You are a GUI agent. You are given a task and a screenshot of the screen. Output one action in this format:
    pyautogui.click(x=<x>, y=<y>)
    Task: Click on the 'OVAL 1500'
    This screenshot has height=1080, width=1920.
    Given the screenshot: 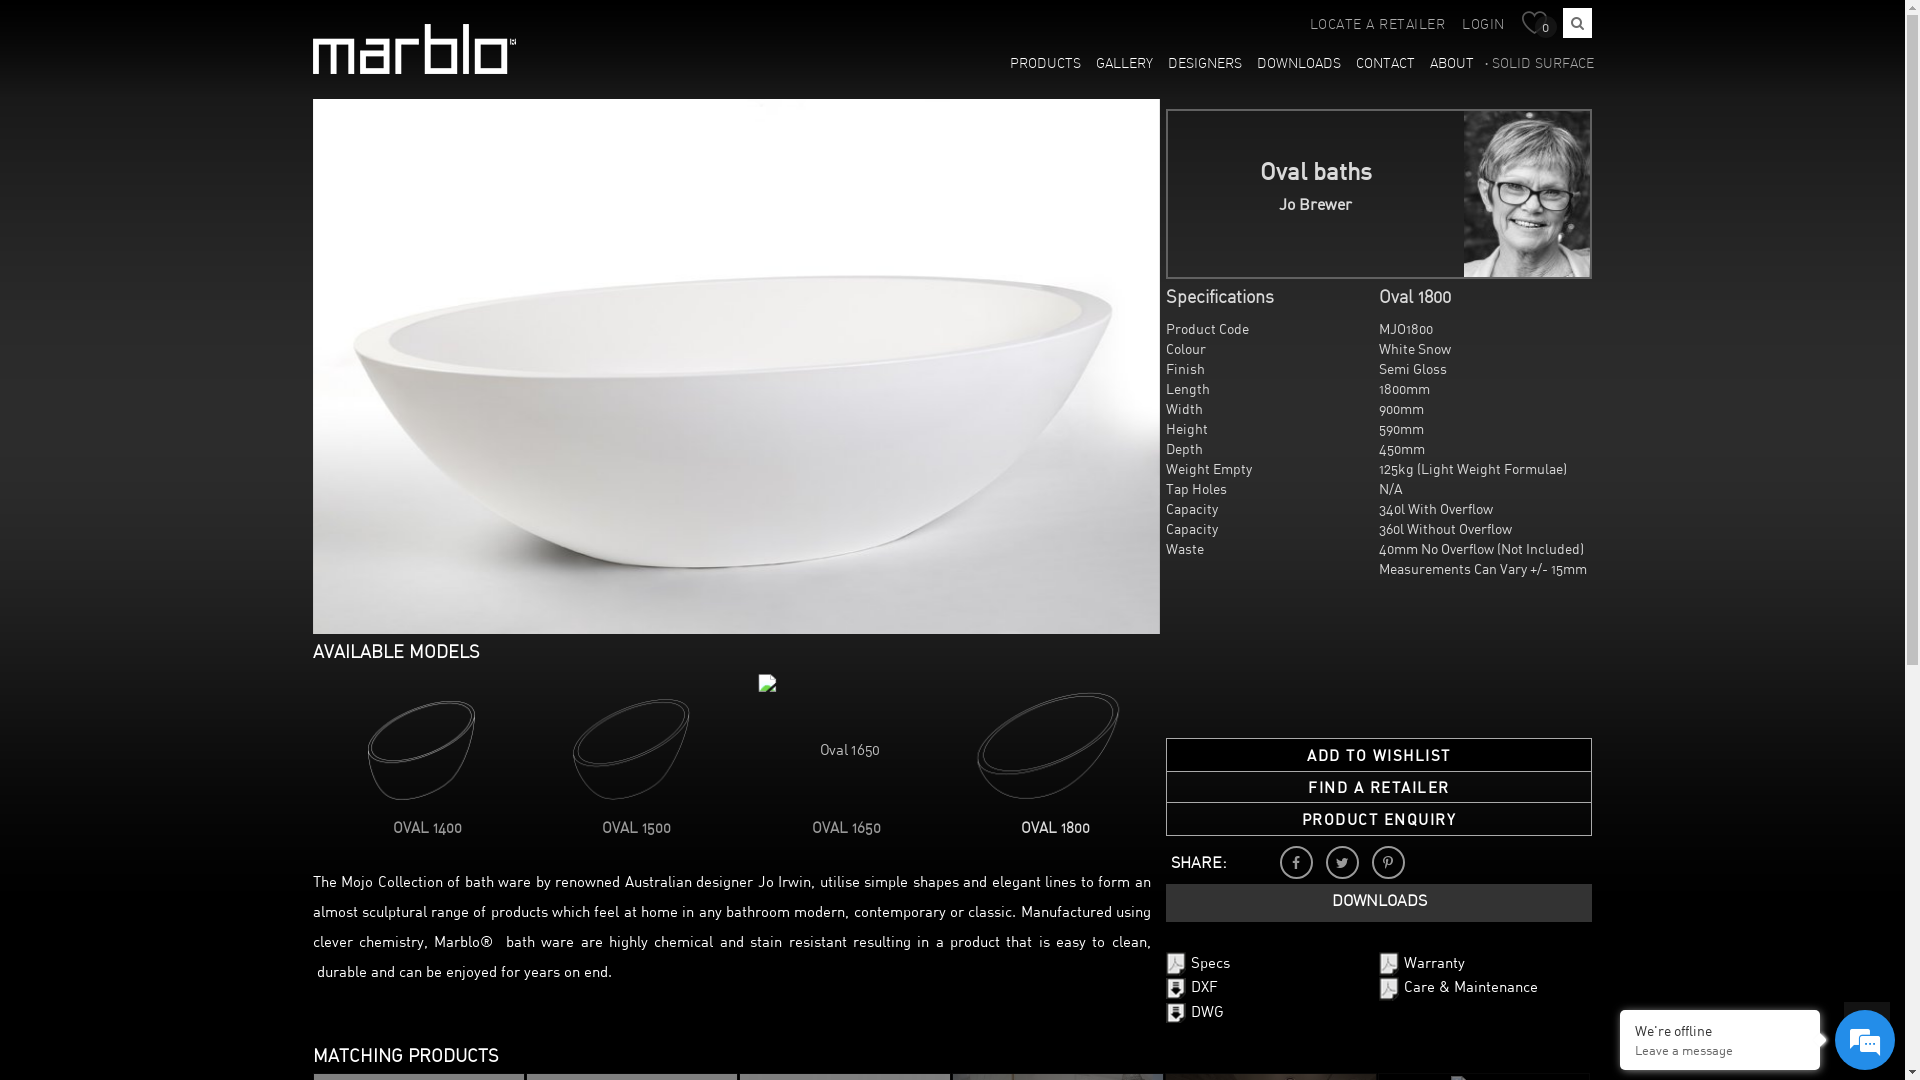 What is the action you would take?
    pyautogui.click(x=635, y=829)
    